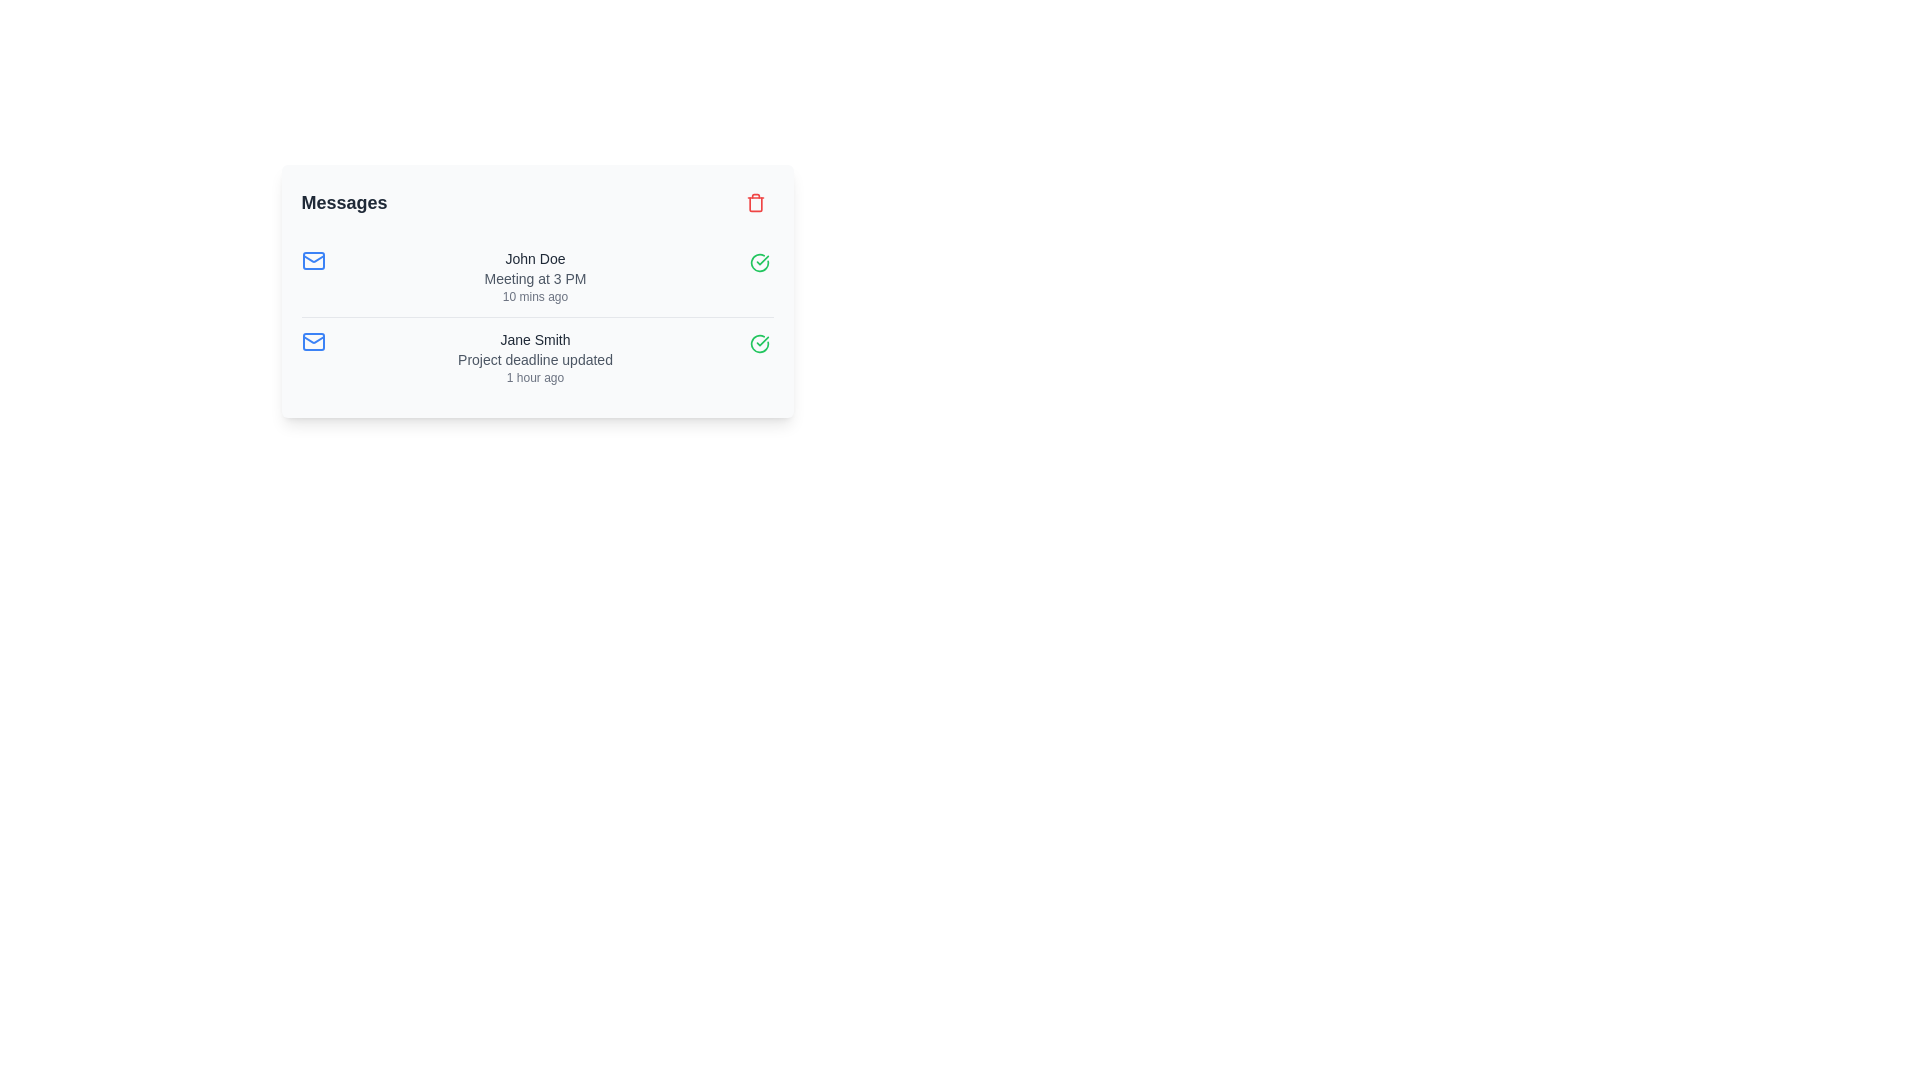 The image size is (1920, 1080). I want to click on the small red trash bin icon located at the top-right corner of the 'Messages' panel, so click(754, 203).